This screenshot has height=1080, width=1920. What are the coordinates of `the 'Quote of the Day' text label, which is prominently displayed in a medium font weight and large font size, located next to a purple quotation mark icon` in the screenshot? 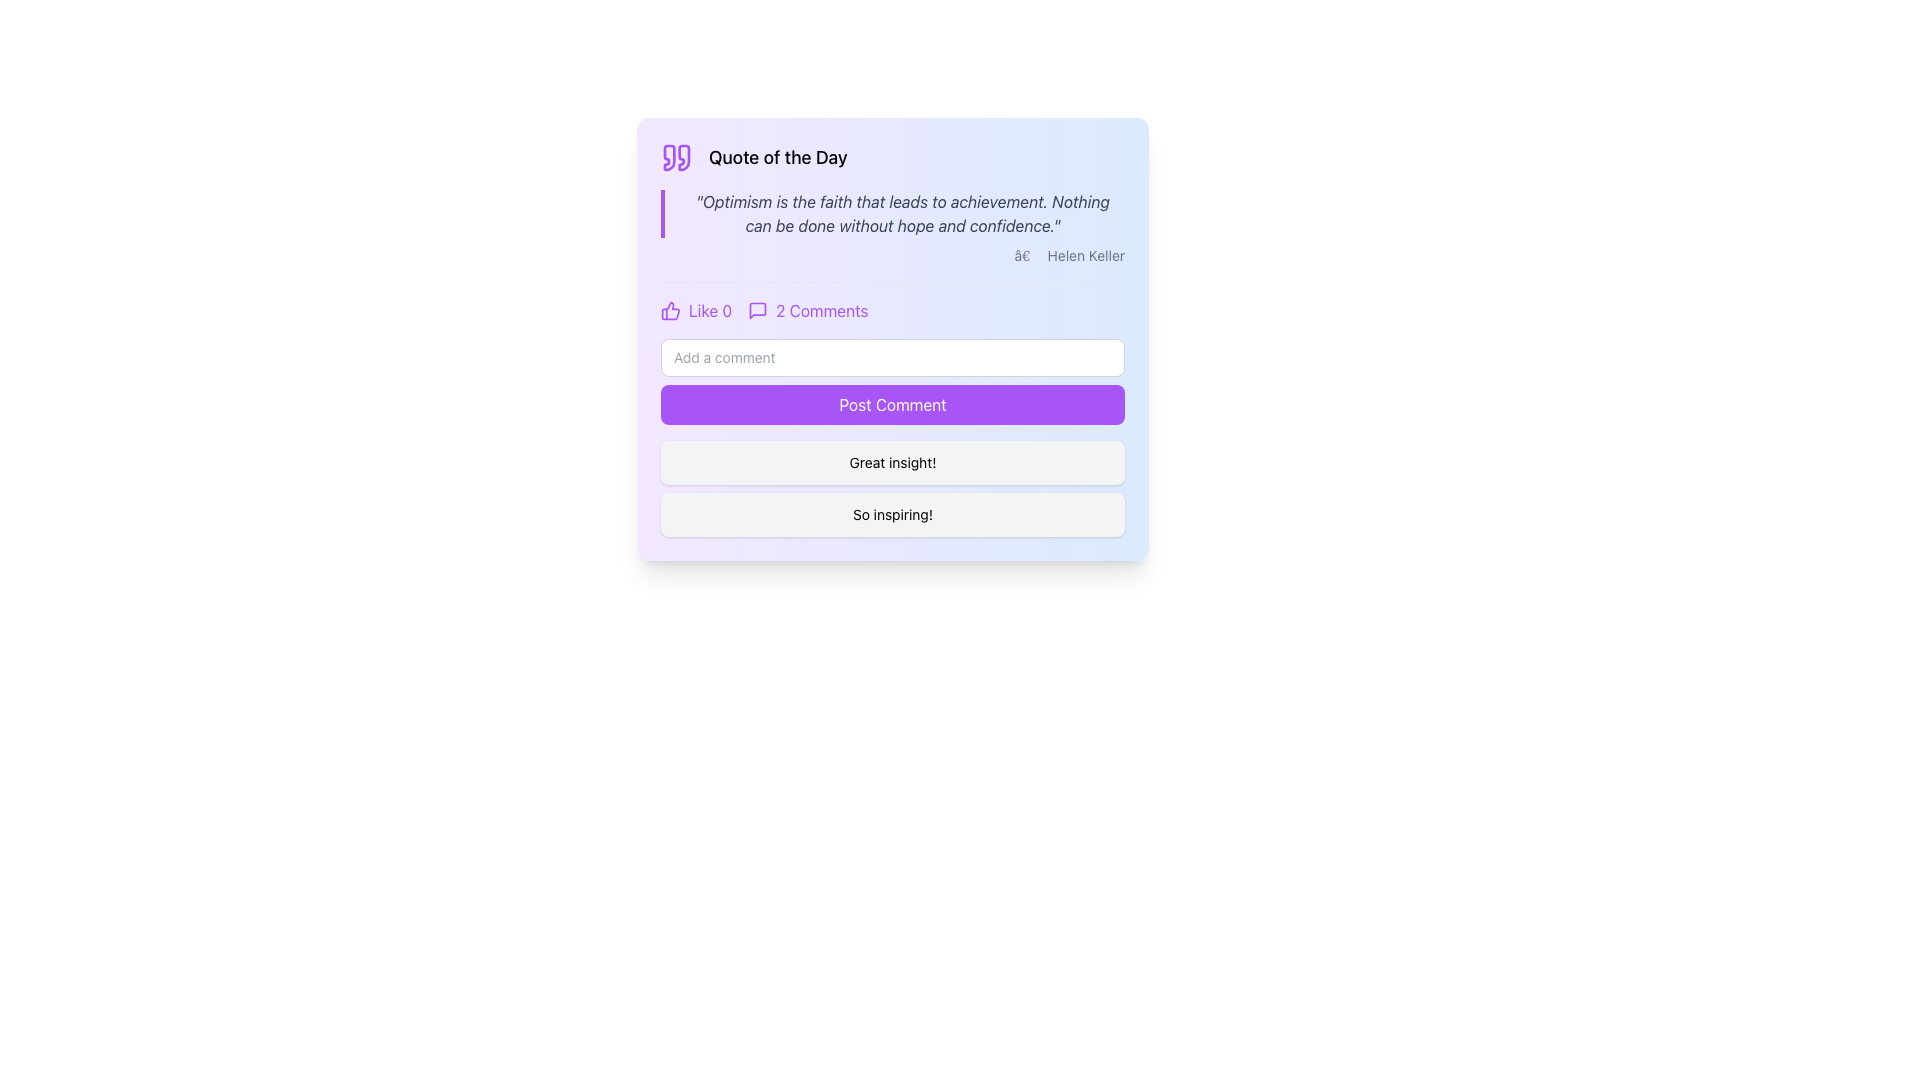 It's located at (777, 157).